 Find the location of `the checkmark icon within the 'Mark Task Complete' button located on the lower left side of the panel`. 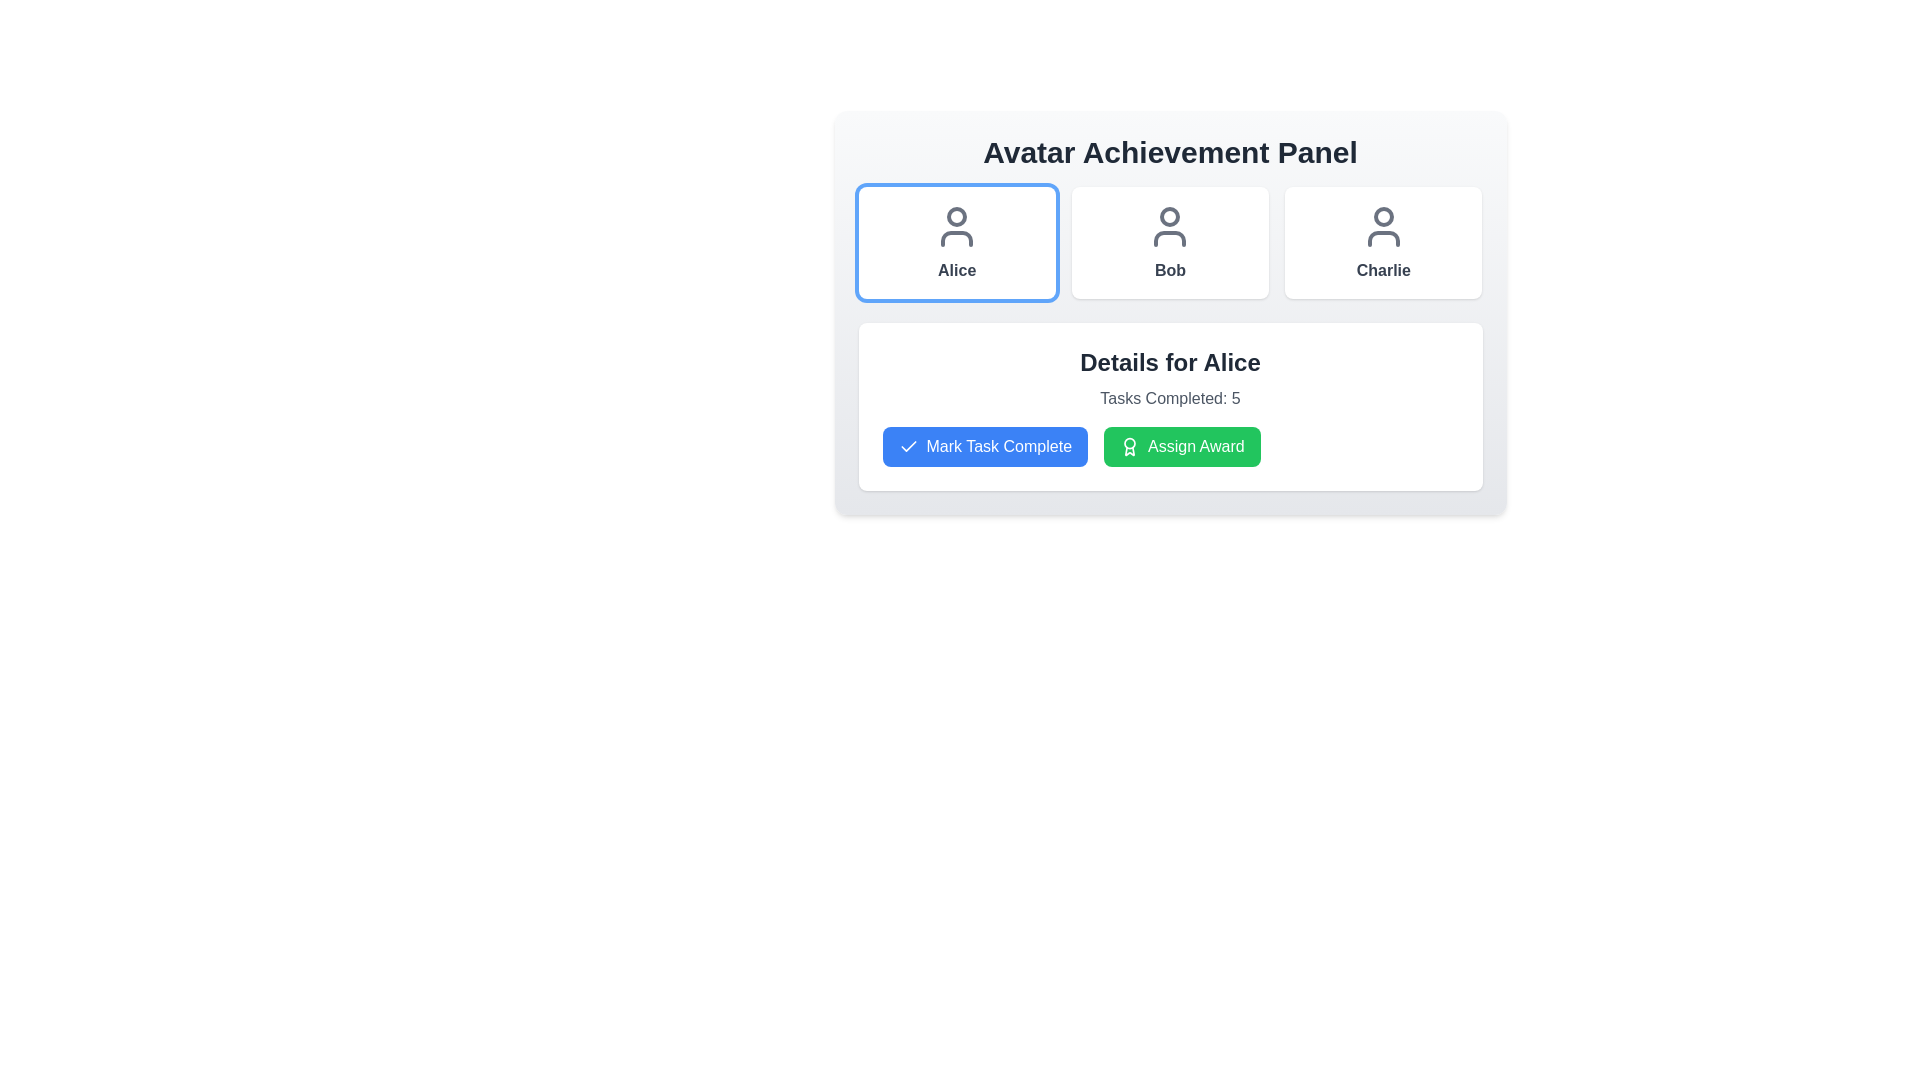

the checkmark icon within the 'Mark Task Complete' button located on the lower left side of the panel is located at coordinates (907, 445).